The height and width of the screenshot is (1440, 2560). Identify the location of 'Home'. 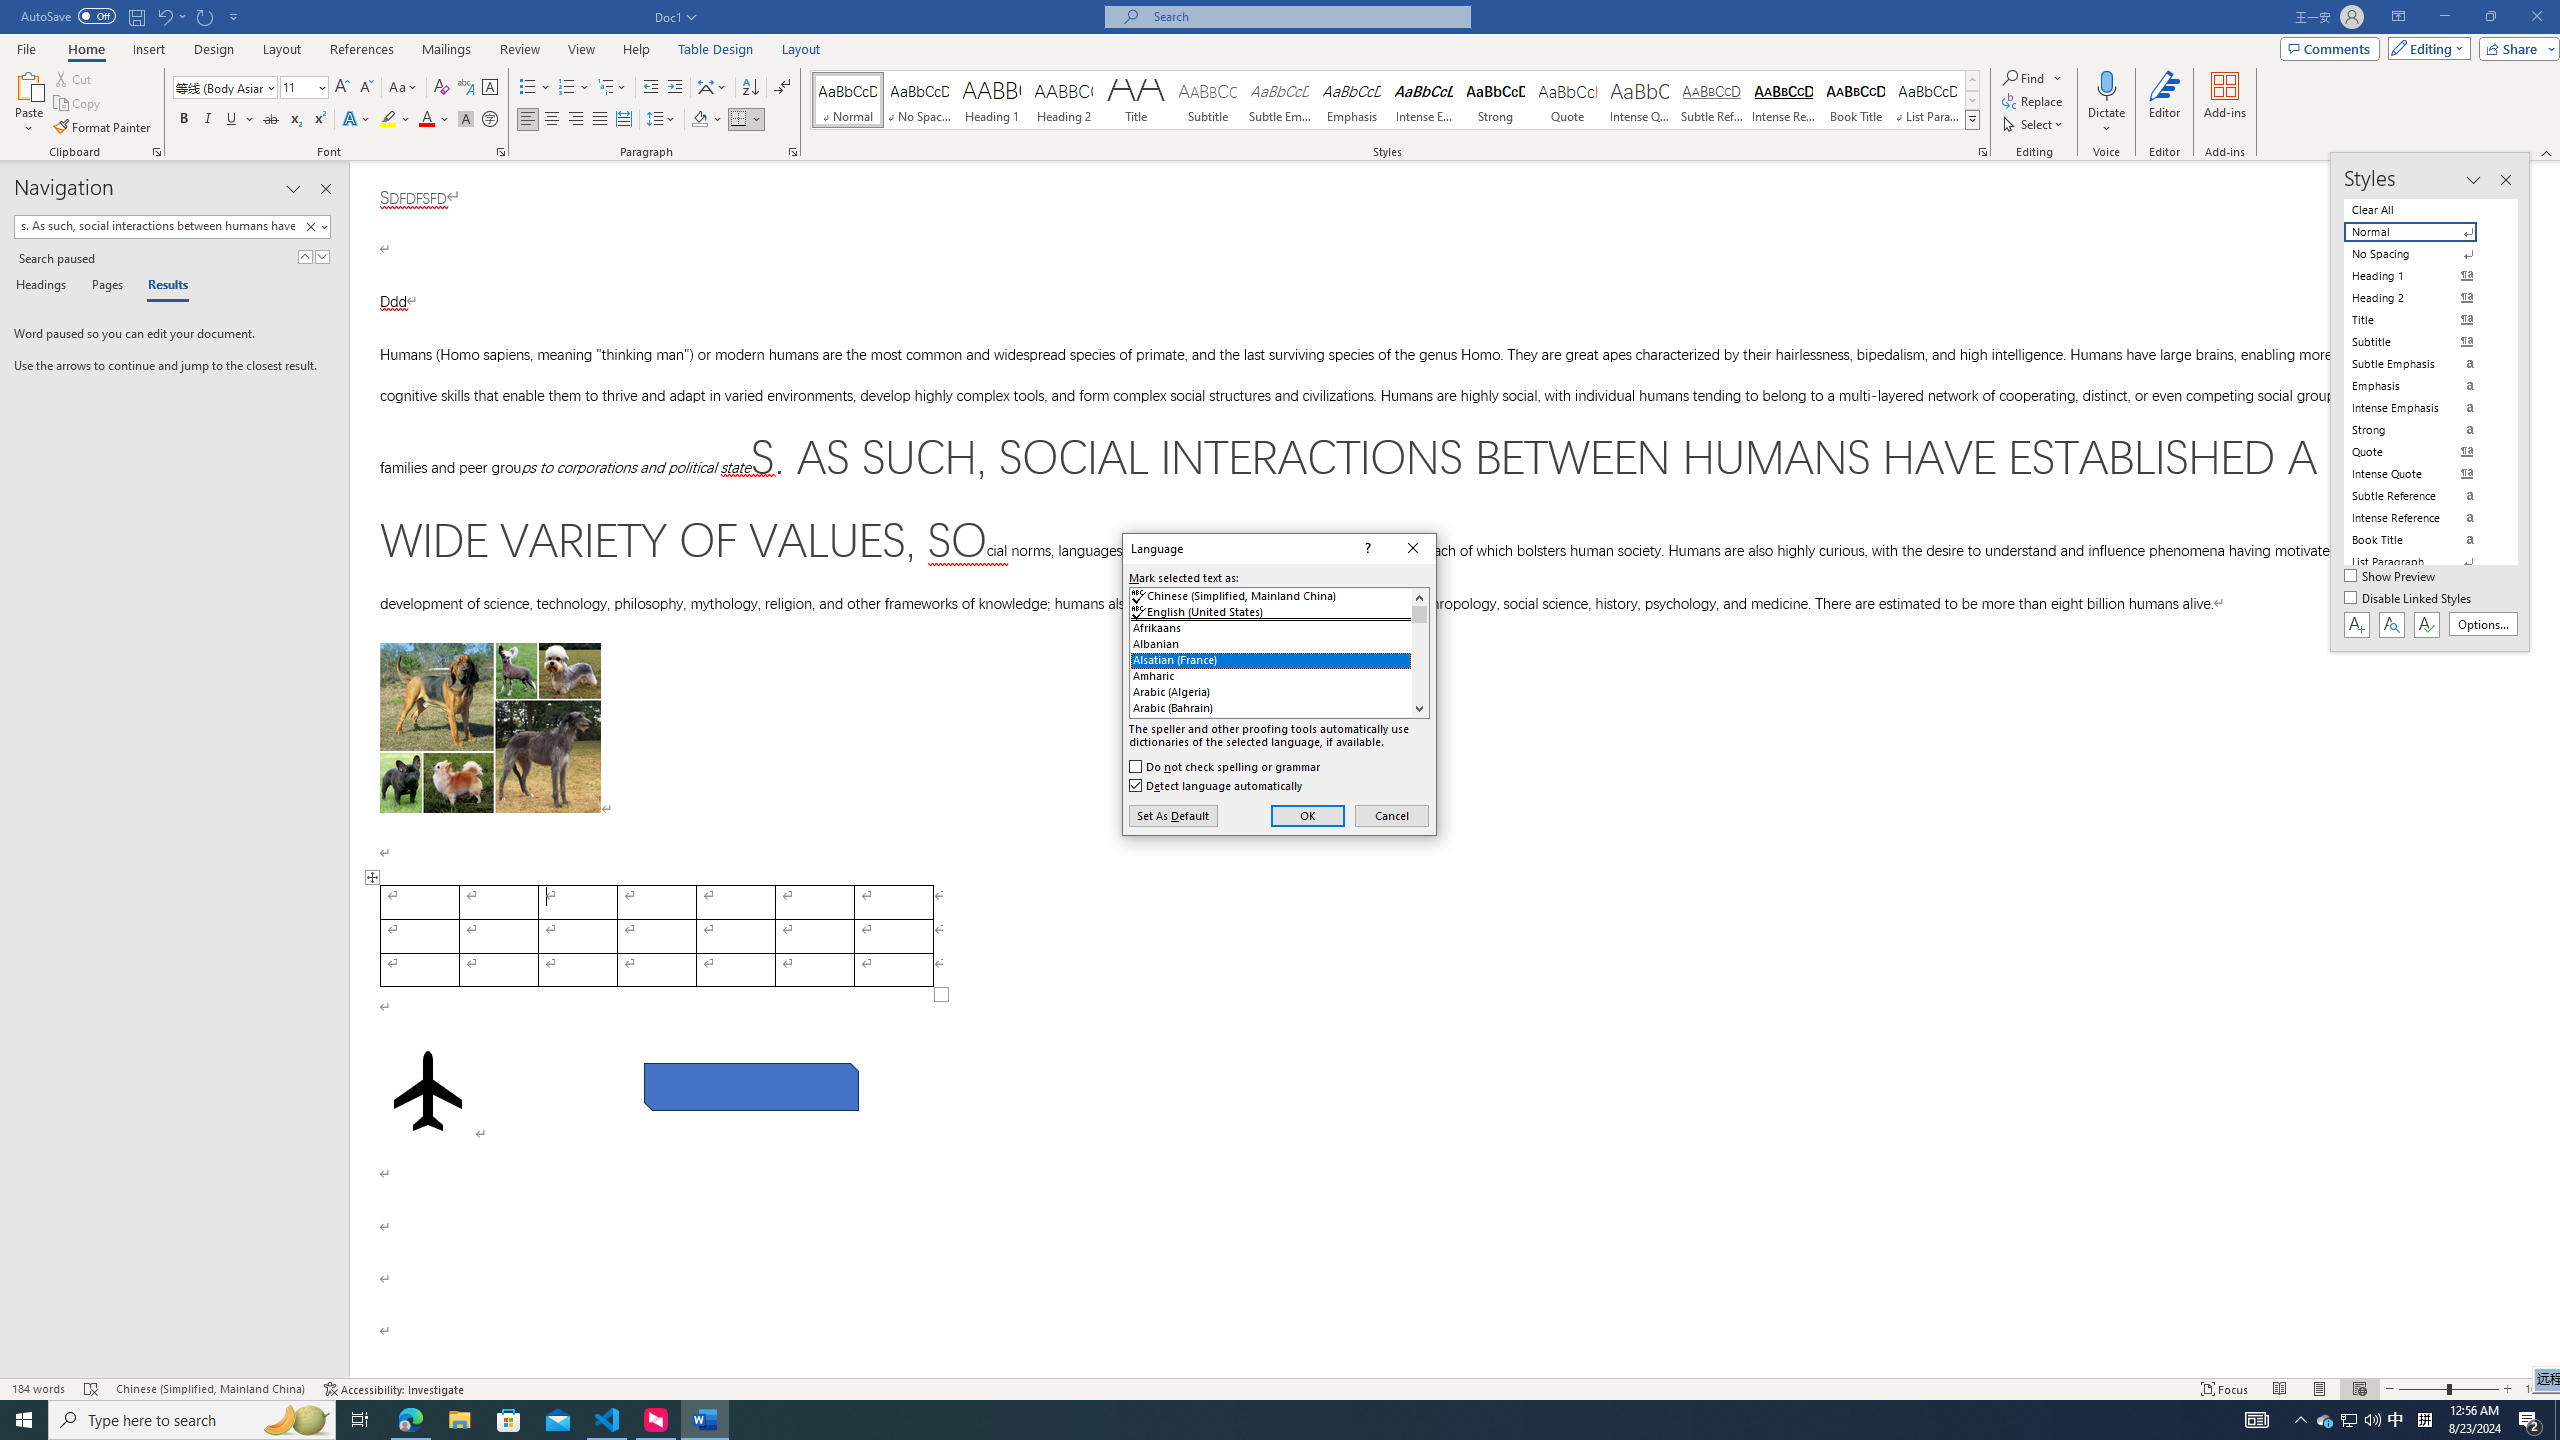
(85, 49).